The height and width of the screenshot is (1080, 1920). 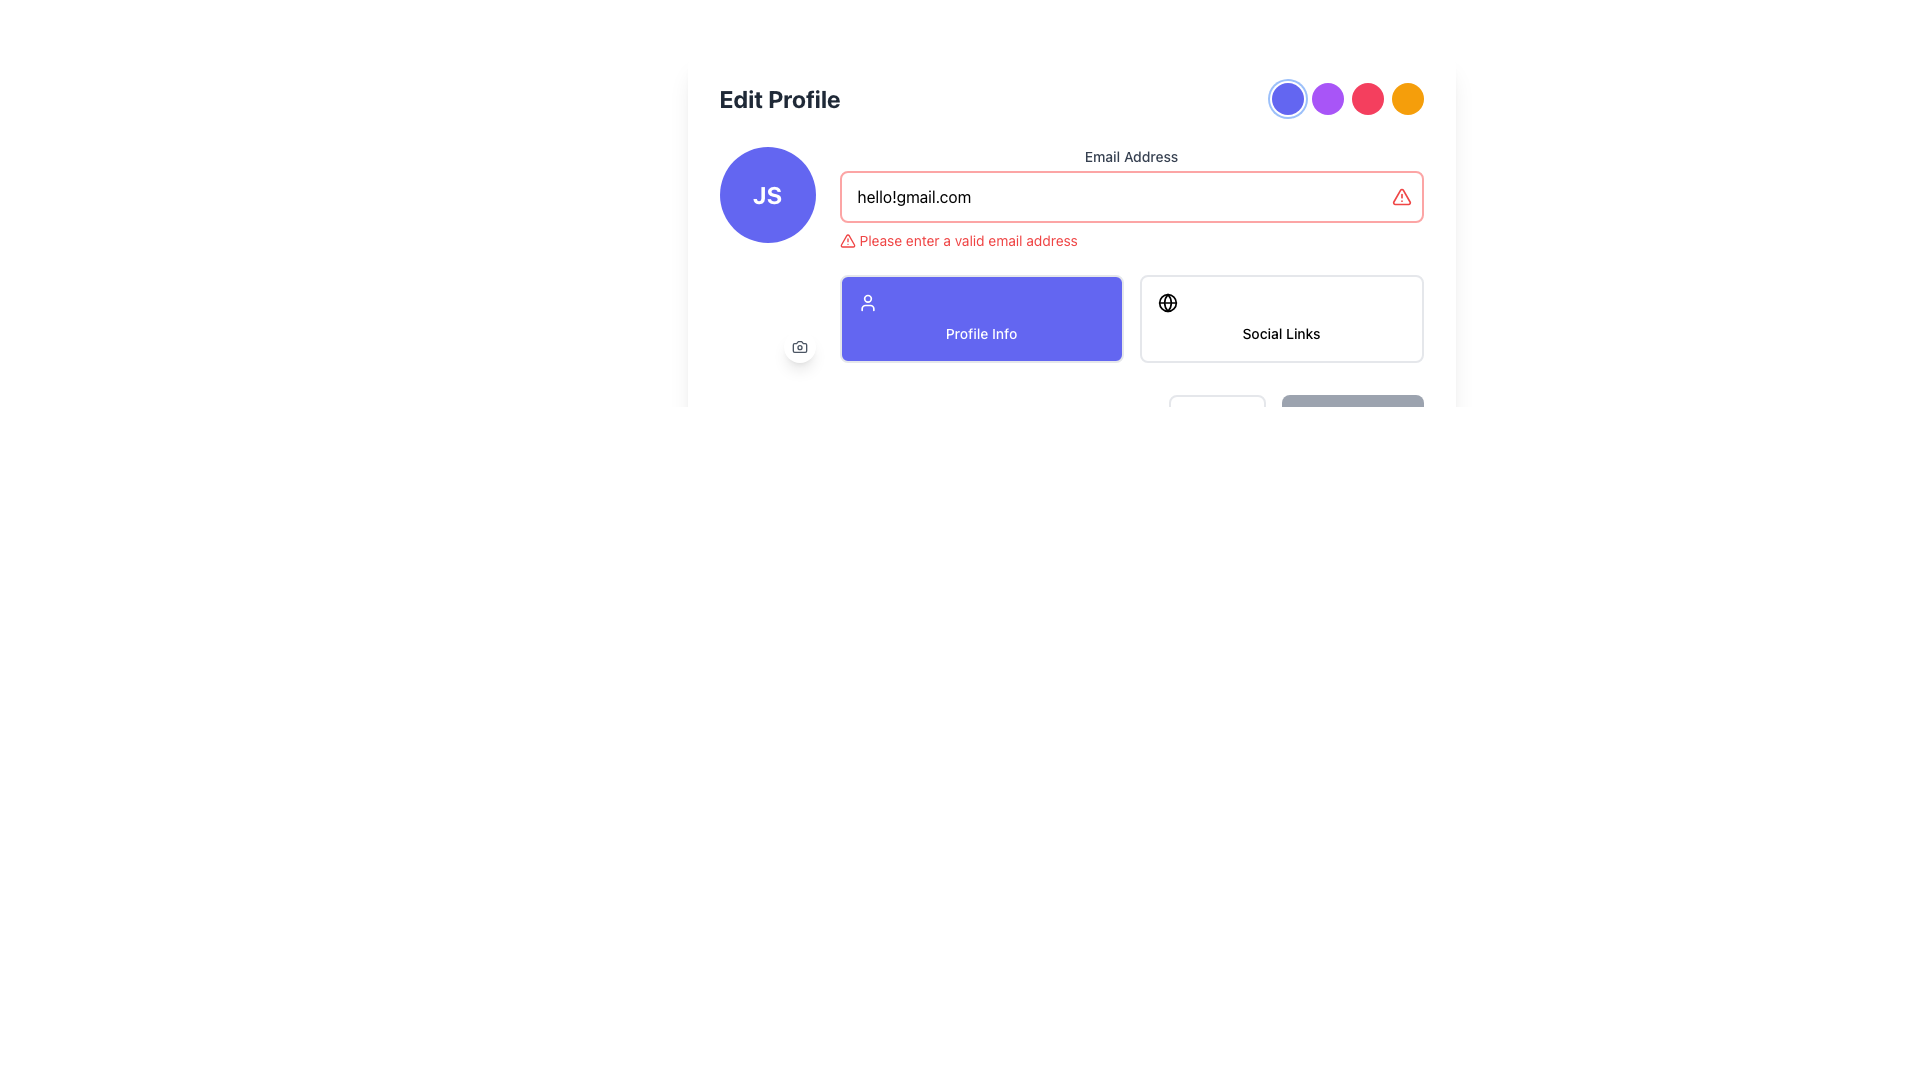 What do you see at coordinates (1347, 99) in the screenshot?
I see `the second colored icon located in the top-right area of the interface, which is aligned horizontally to the right of the 'Edit Profile' heading` at bounding box center [1347, 99].